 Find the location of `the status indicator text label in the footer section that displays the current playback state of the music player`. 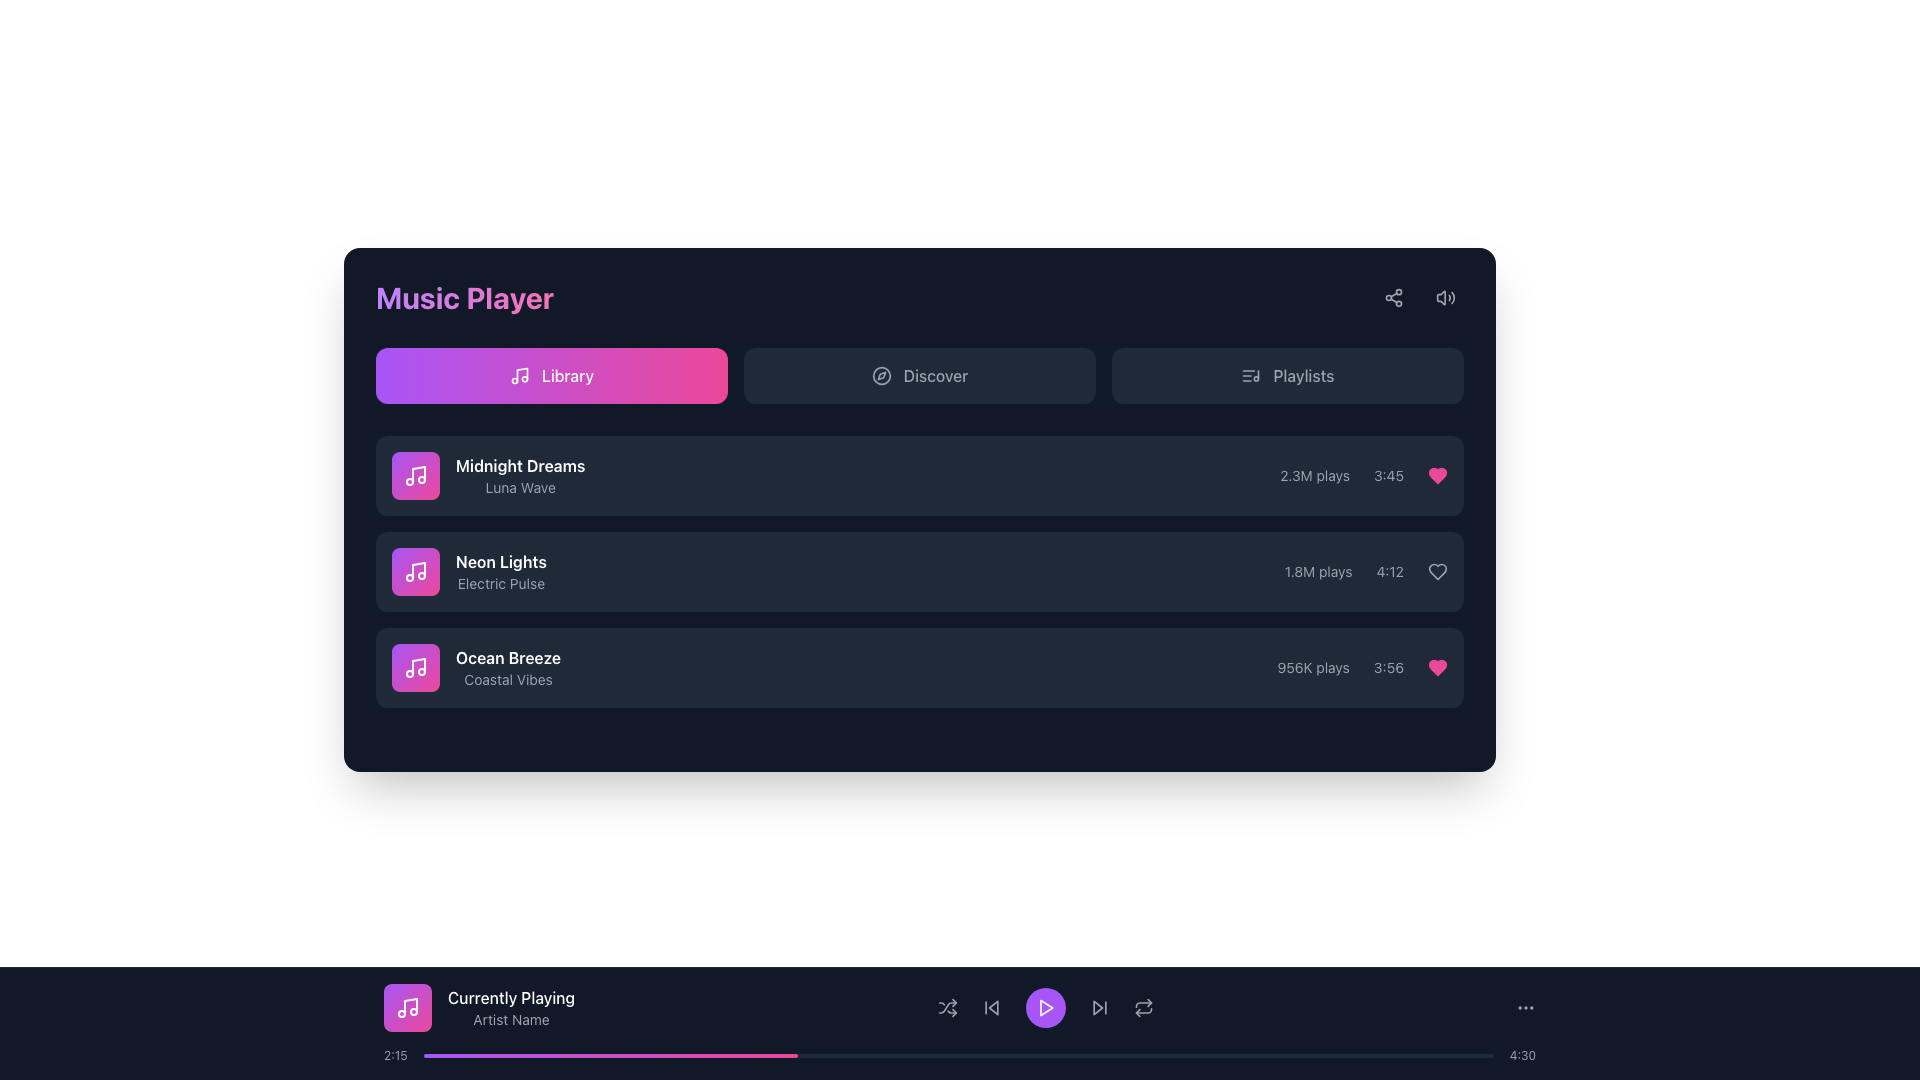

the status indicator text label in the footer section that displays the current playback state of the music player is located at coordinates (511, 998).